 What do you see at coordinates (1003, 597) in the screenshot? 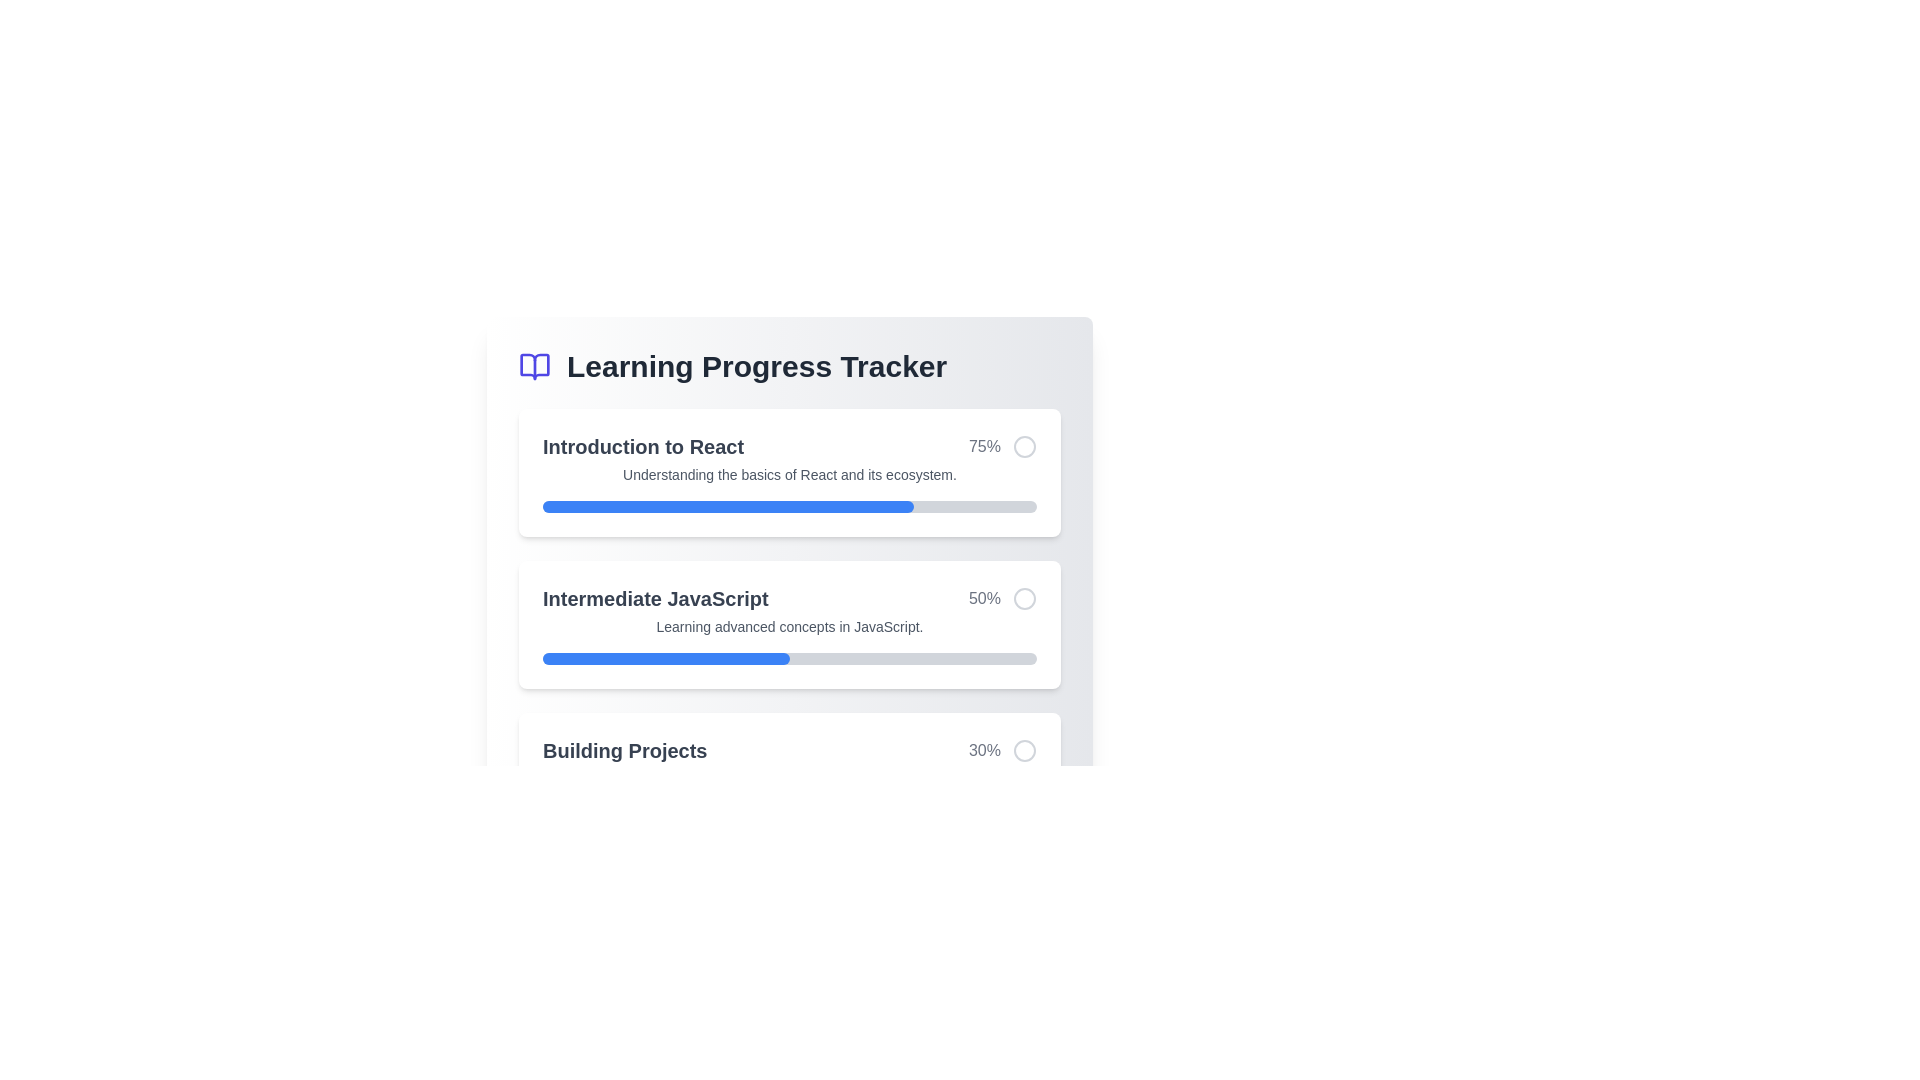
I see `the circular icon next to the '50%' progress label in the learning progress tracker for interaction` at bounding box center [1003, 597].